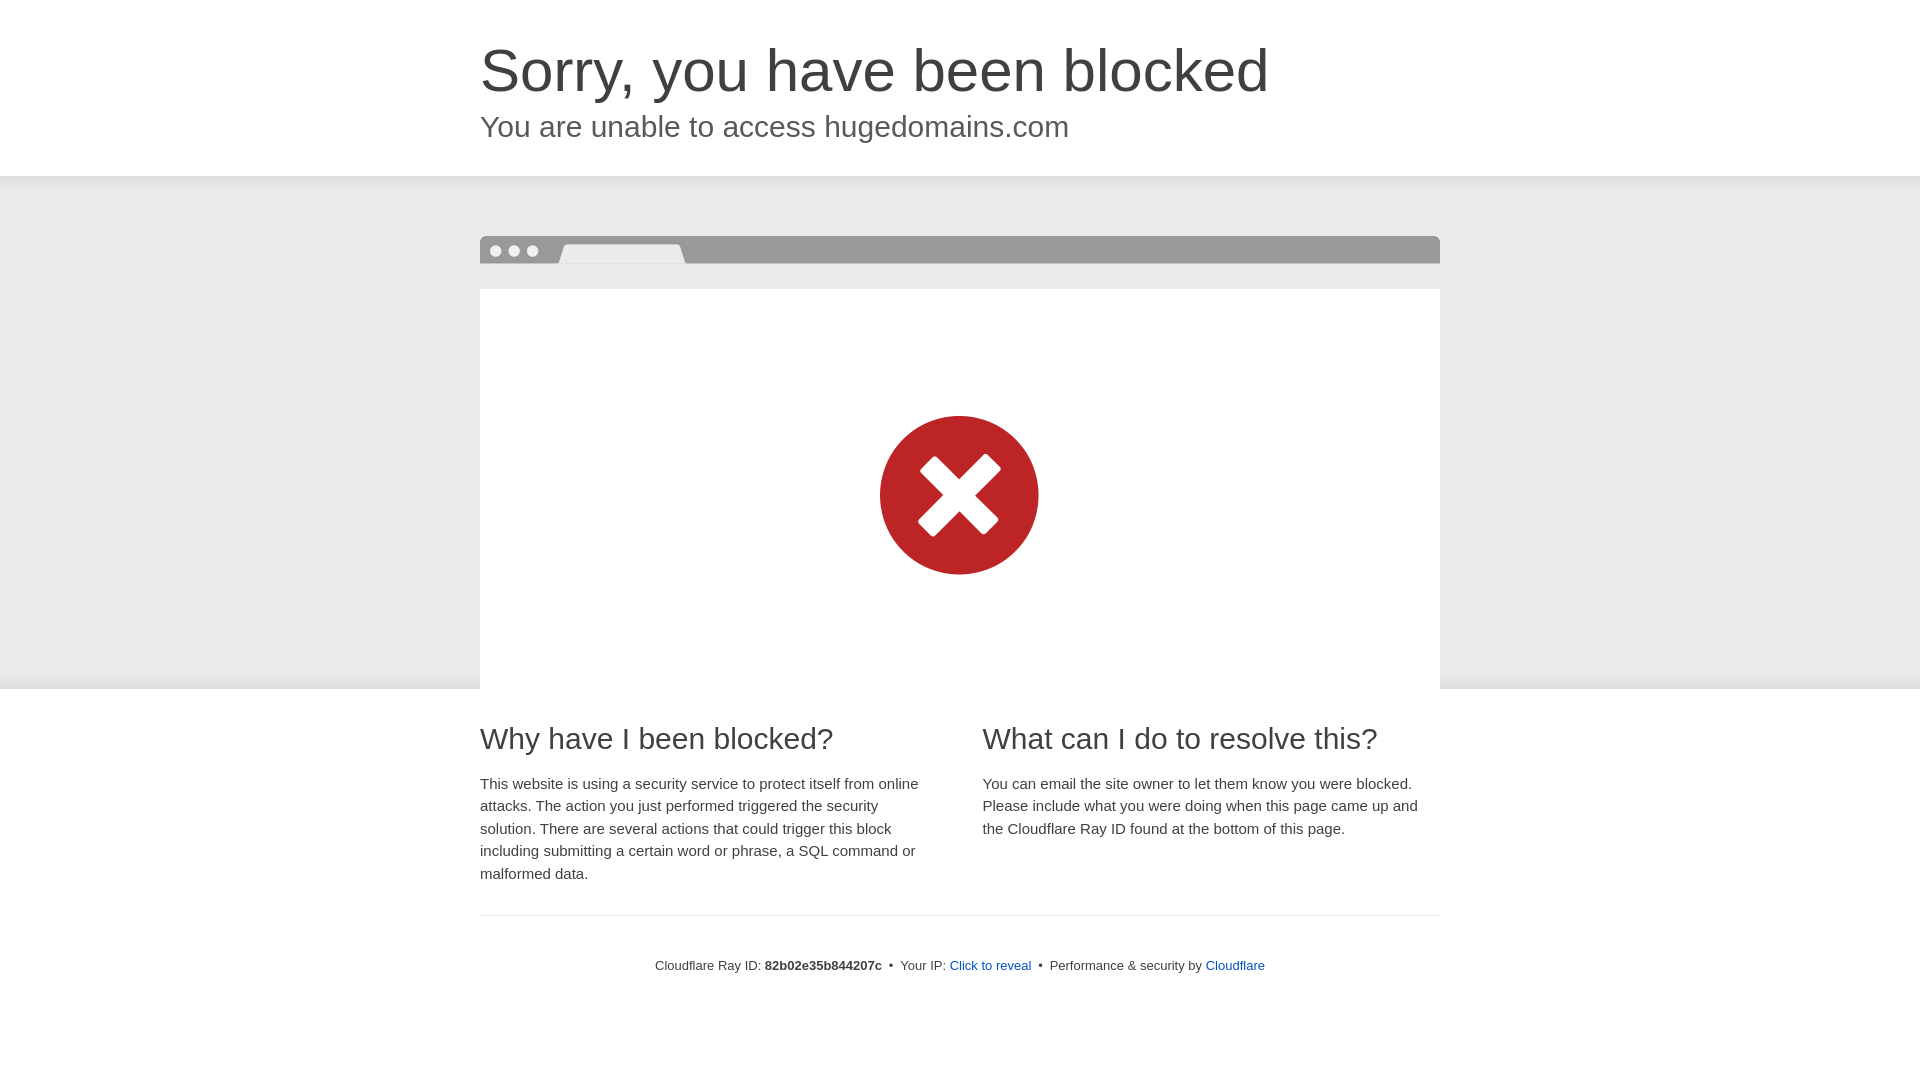 The image size is (1920, 1080). I want to click on 'Cloudflare', so click(1234, 964).